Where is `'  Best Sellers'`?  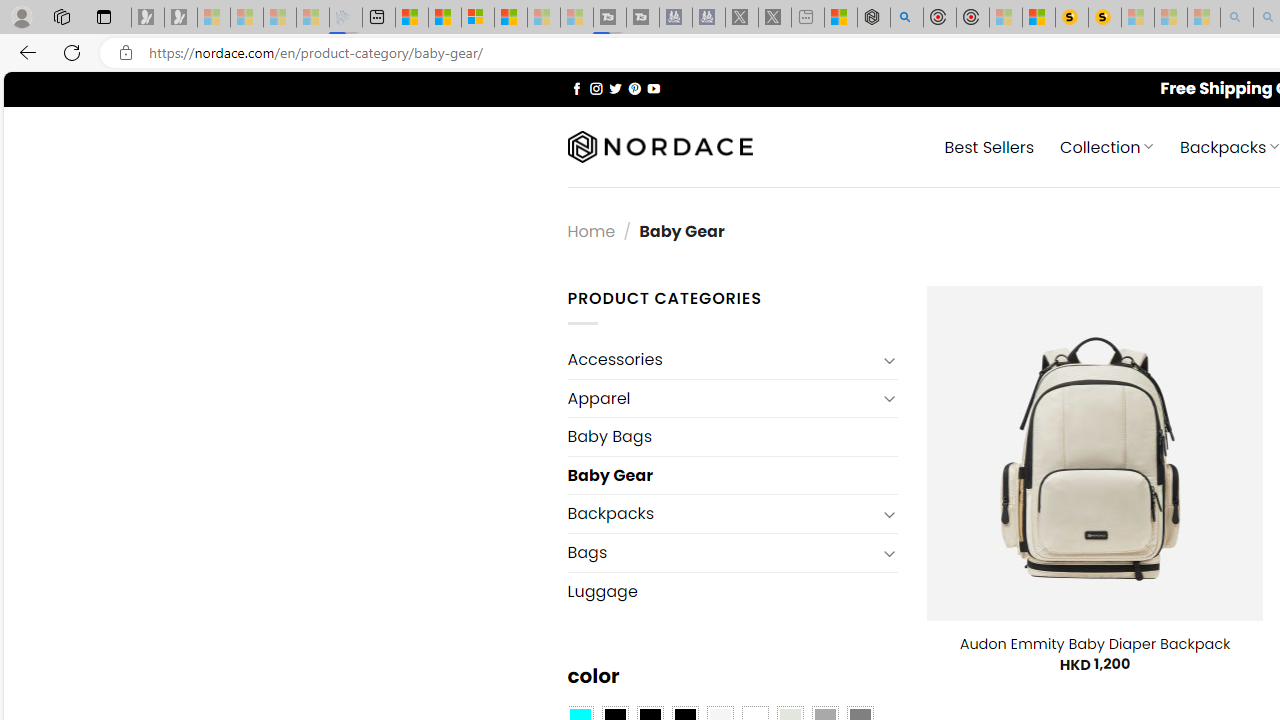 '  Best Sellers' is located at coordinates (990, 145).